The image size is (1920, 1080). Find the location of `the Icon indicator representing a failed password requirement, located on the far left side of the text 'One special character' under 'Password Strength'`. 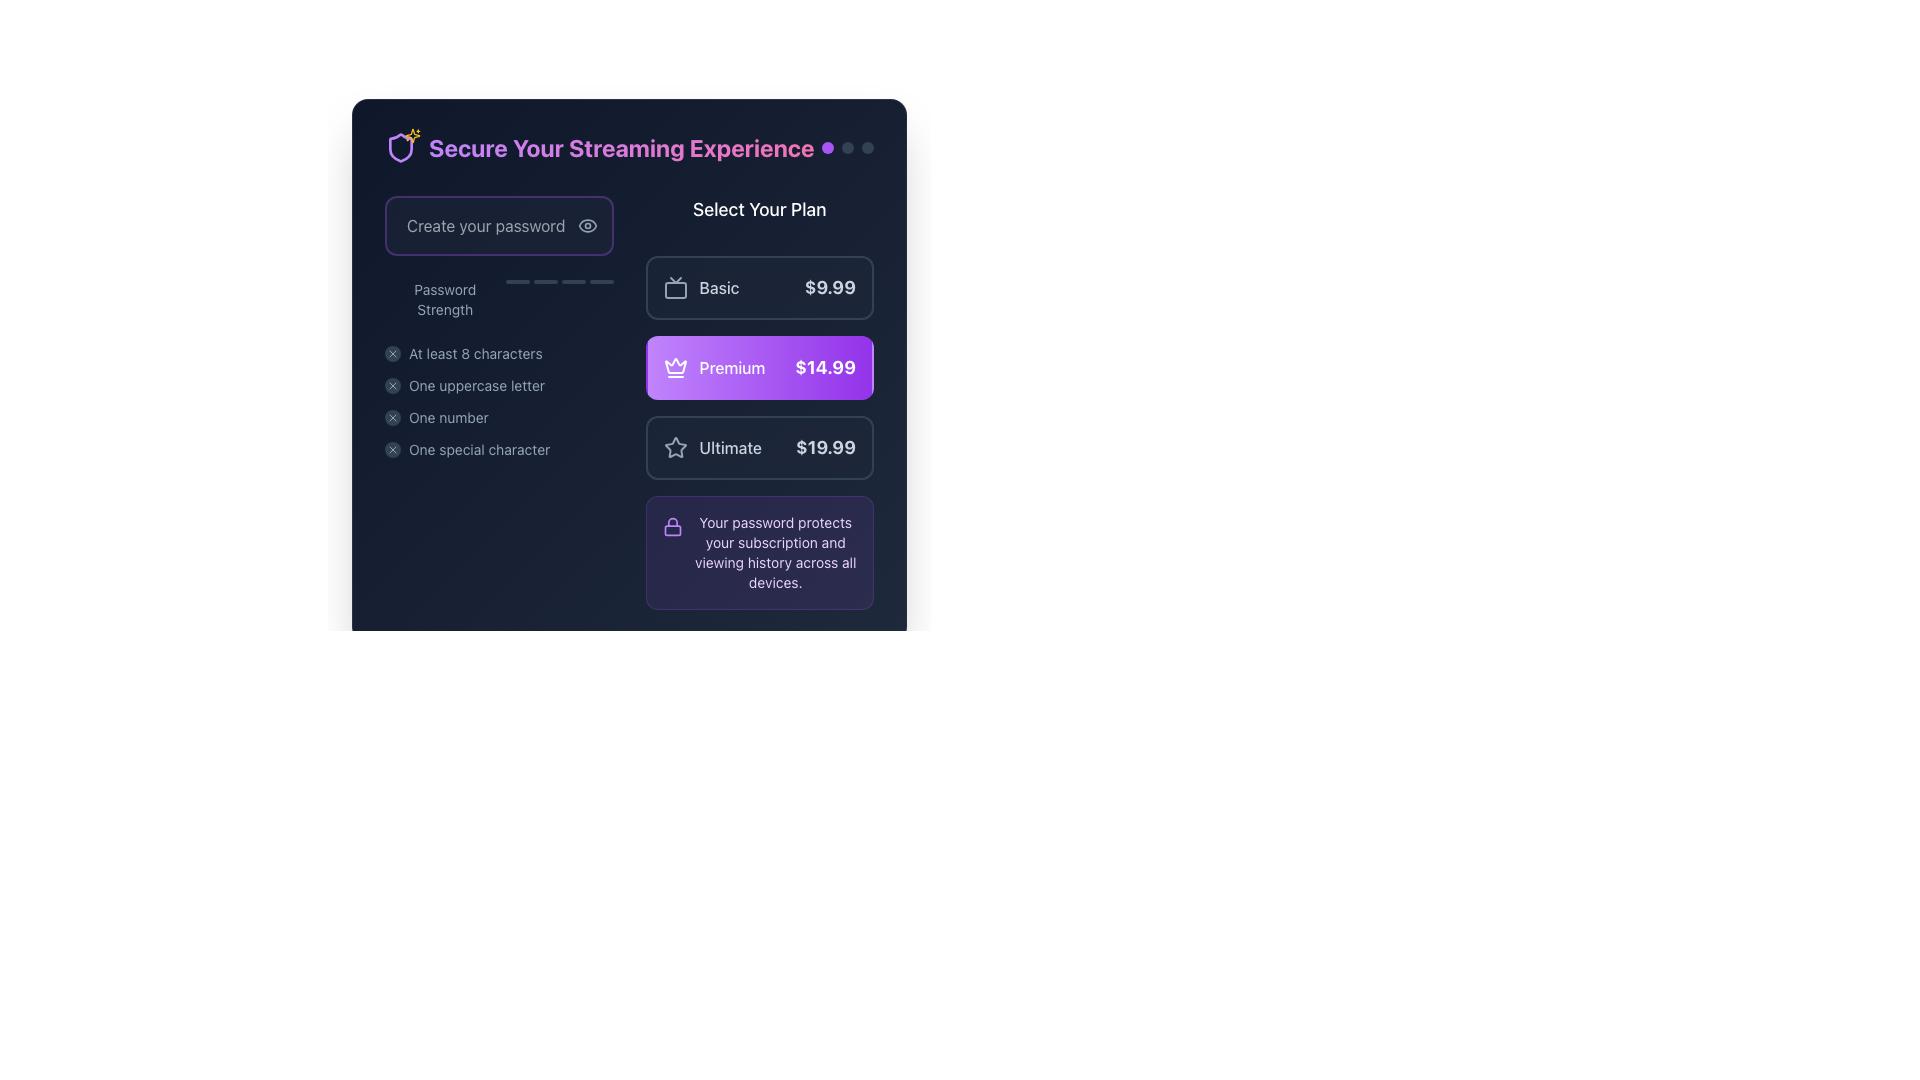

the Icon indicator representing a failed password requirement, located on the far left side of the text 'One special character' under 'Password Strength' is located at coordinates (393, 450).